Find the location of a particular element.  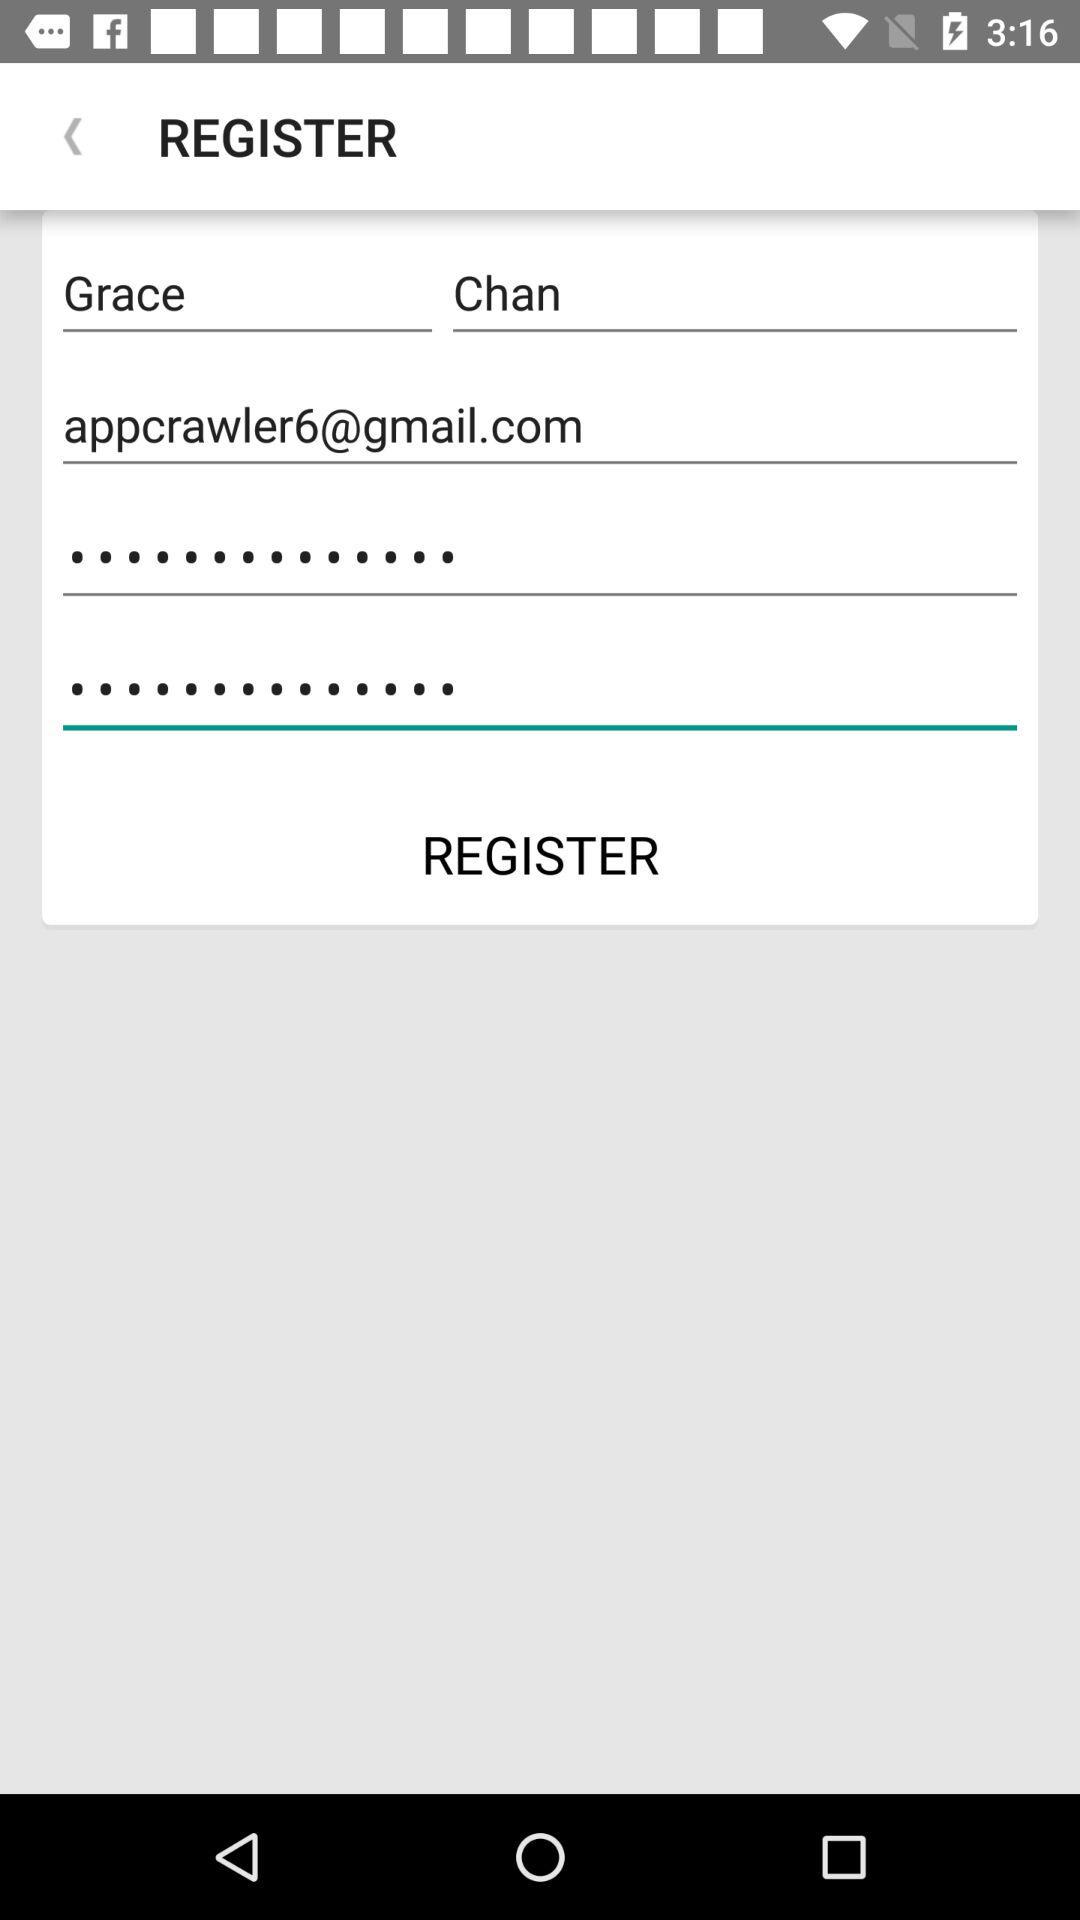

the appcrawler6@gmail.com item is located at coordinates (540, 424).